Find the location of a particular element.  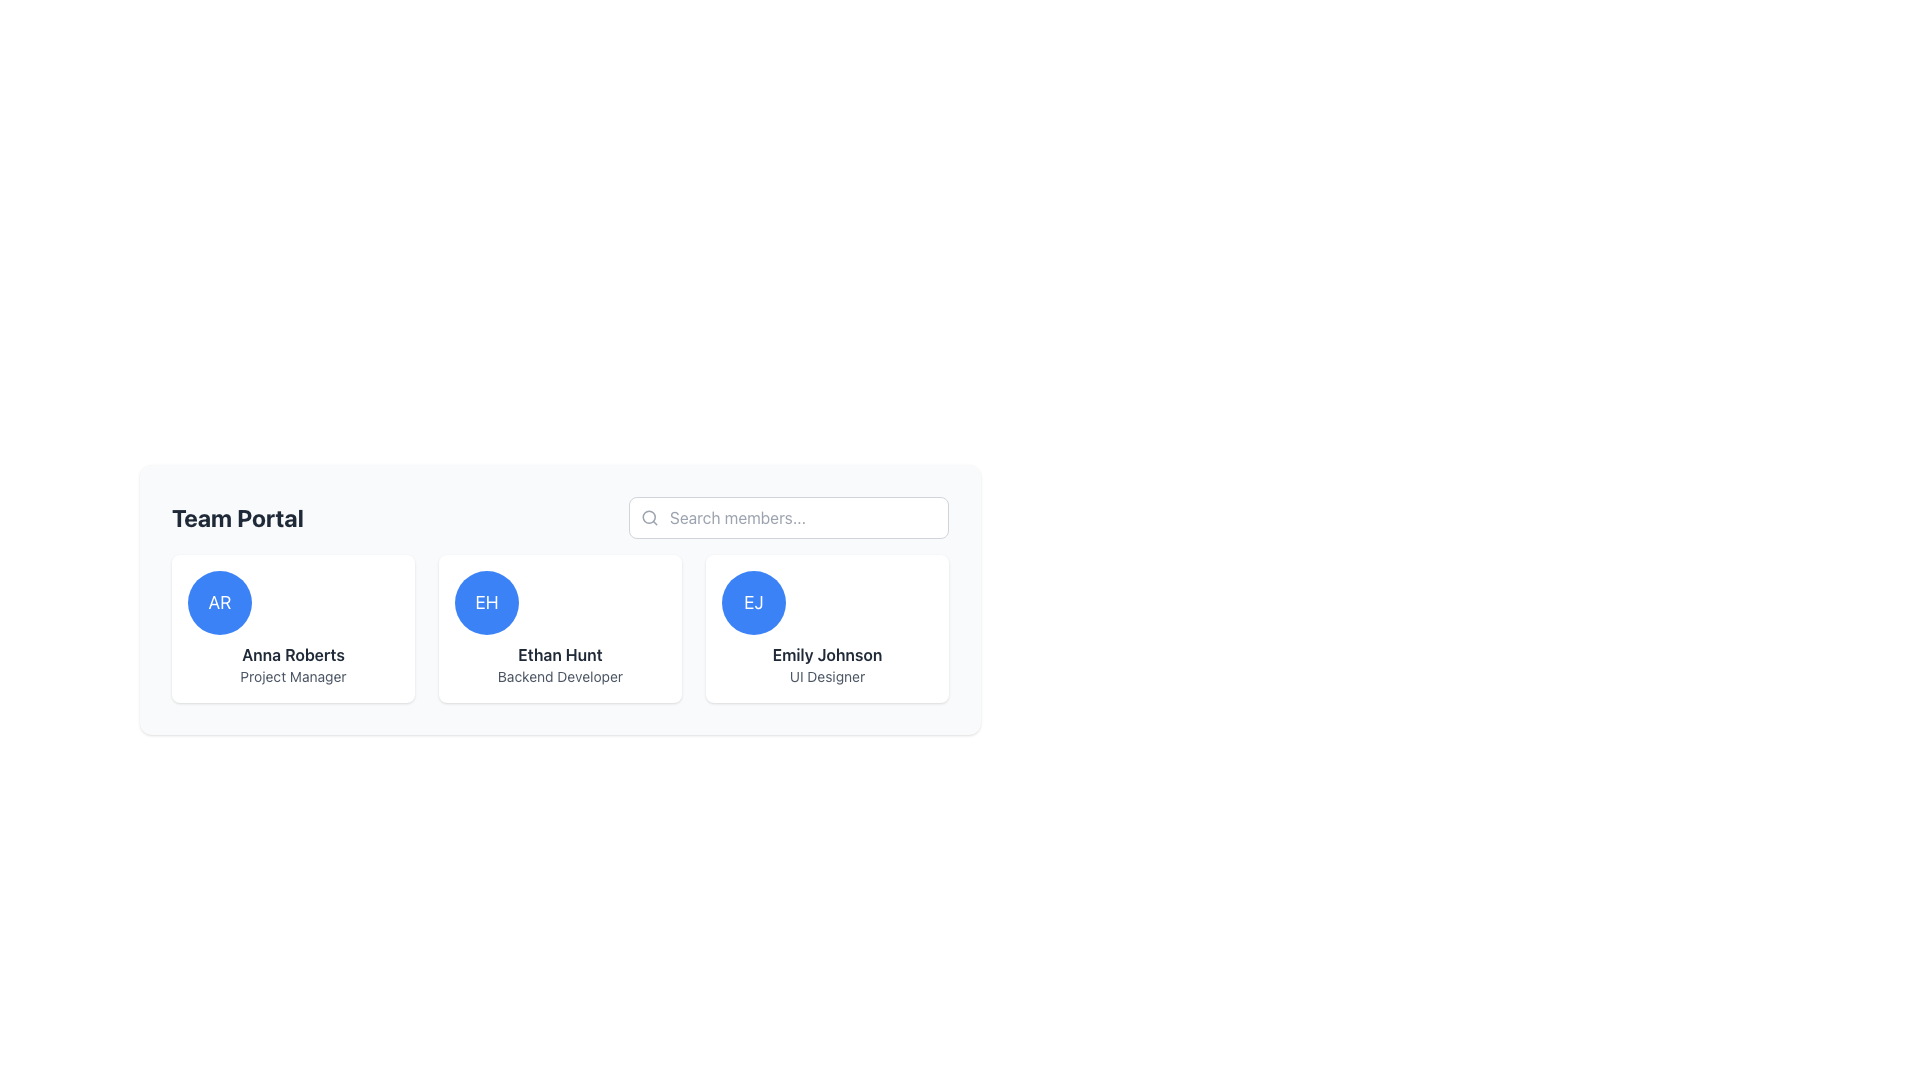

the profile card for Emily Johnson, which is the third card in a horizontal row of three cards, displaying her name and role as UI Designer is located at coordinates (827, 627).